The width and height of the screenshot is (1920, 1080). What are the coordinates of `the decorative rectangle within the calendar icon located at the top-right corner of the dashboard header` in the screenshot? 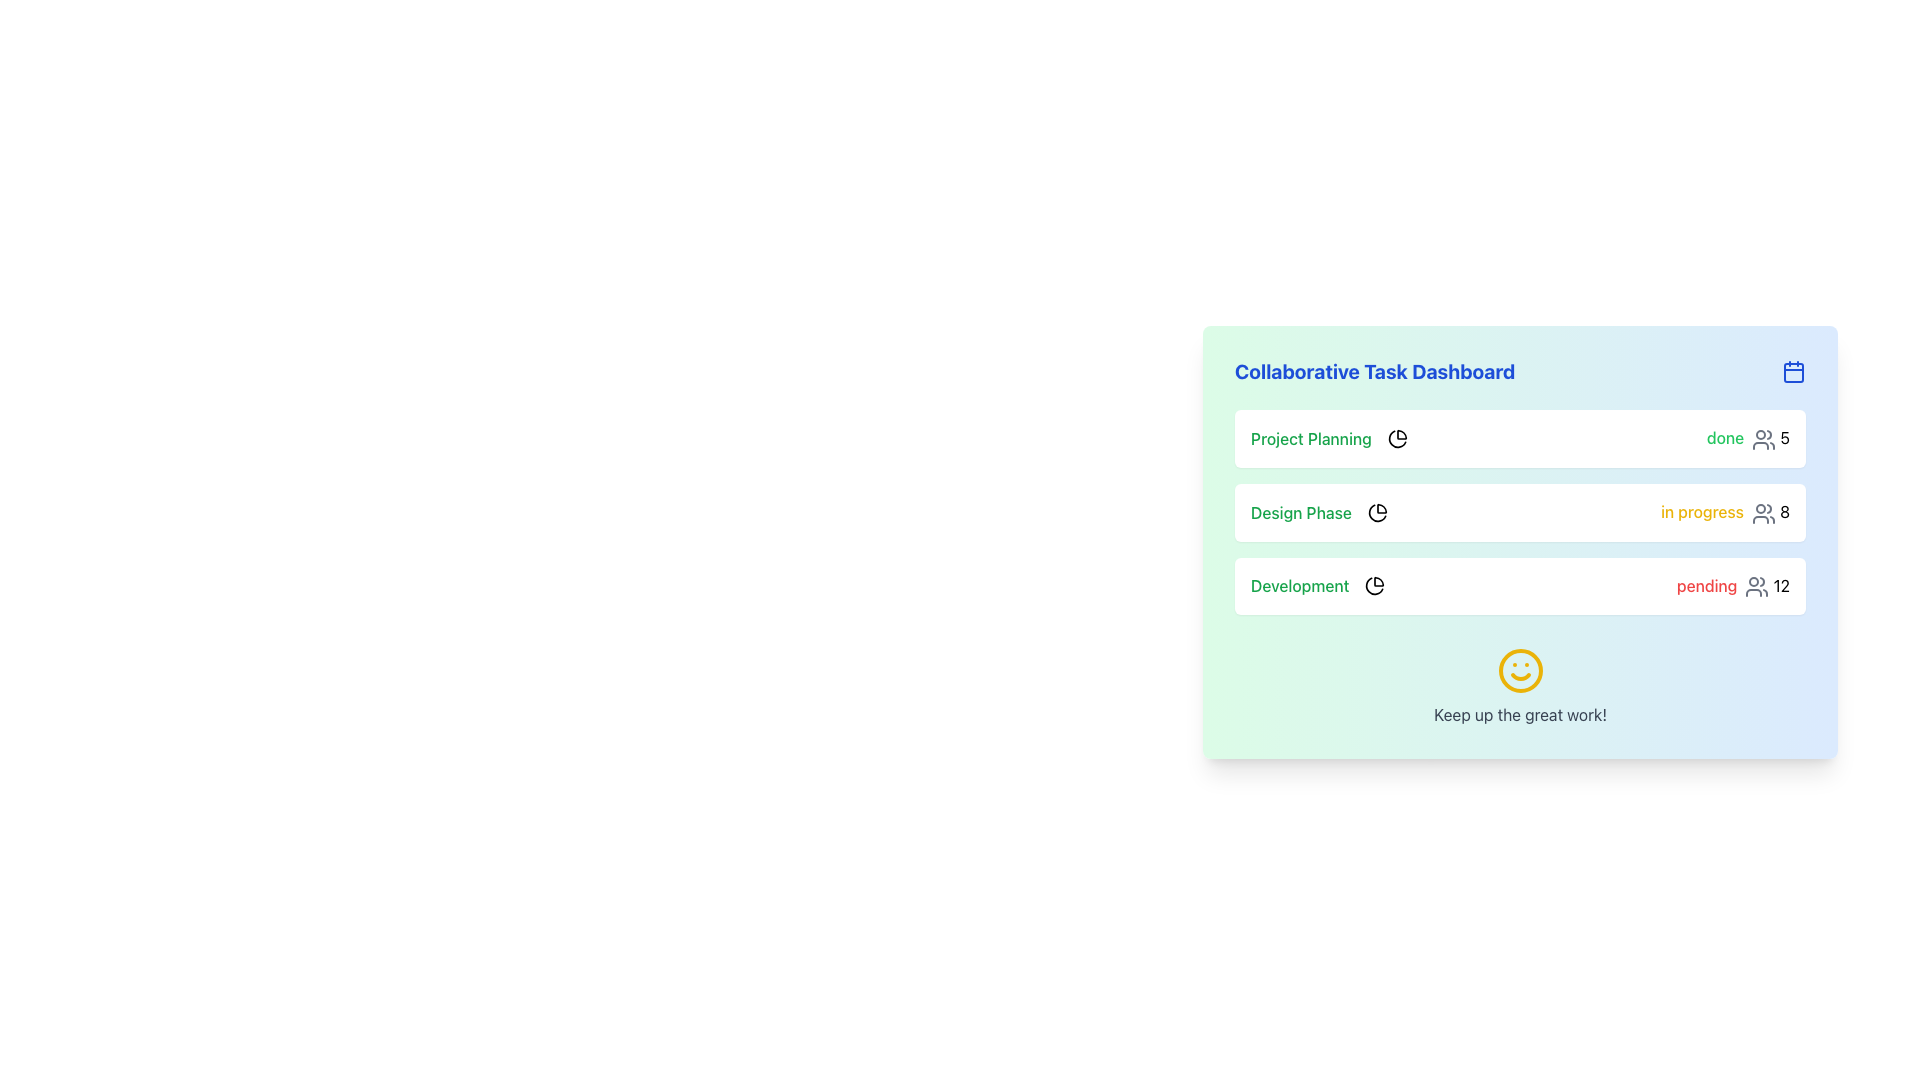 It's located at (1794, 373).